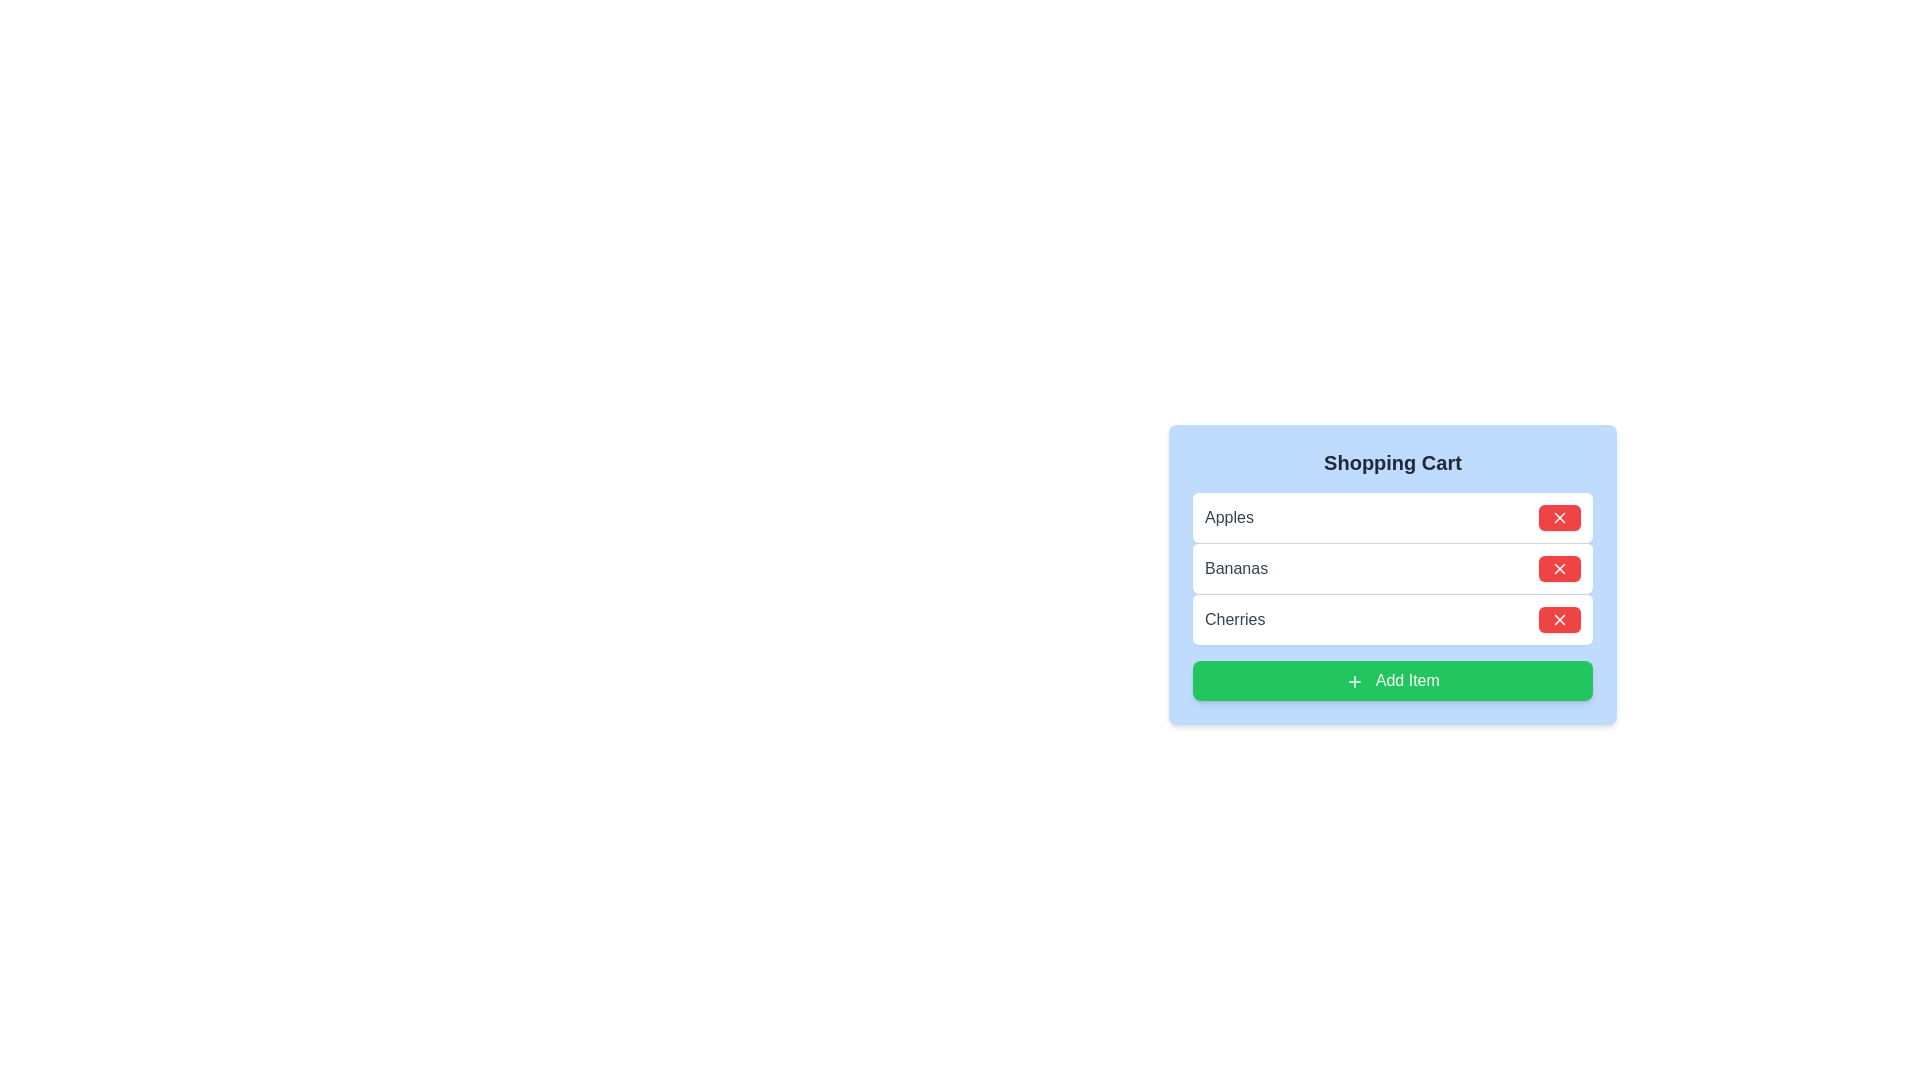 This screenshot has height=1080, width=1920. What do you see at coordinates (1234, 619) in the screenshot?
I see `the text label displaying 'Cherries' in gray color, located on the left side of the shopping cart interface card` at bounding box center [1234, 619].